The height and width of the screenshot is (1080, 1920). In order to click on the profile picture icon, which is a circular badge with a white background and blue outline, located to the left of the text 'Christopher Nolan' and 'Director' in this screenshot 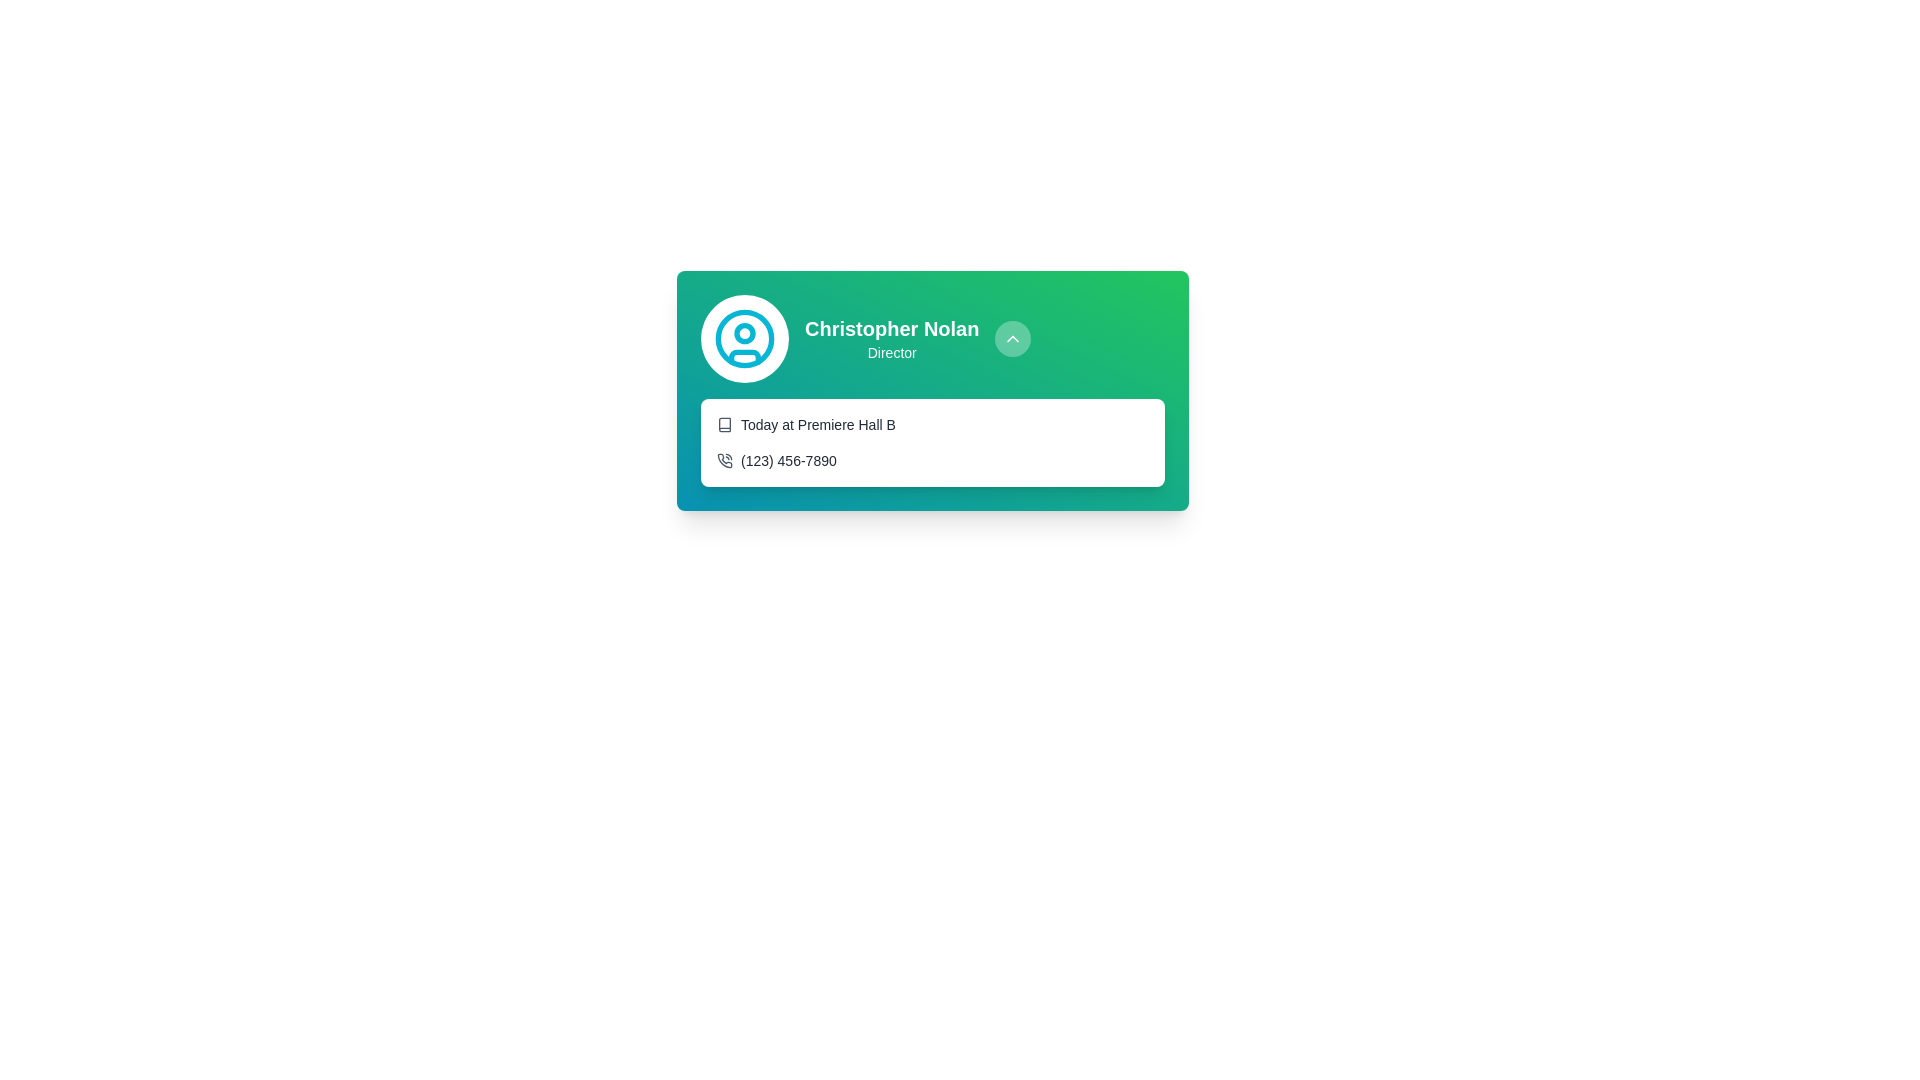, I will do `click(743, 338)`.